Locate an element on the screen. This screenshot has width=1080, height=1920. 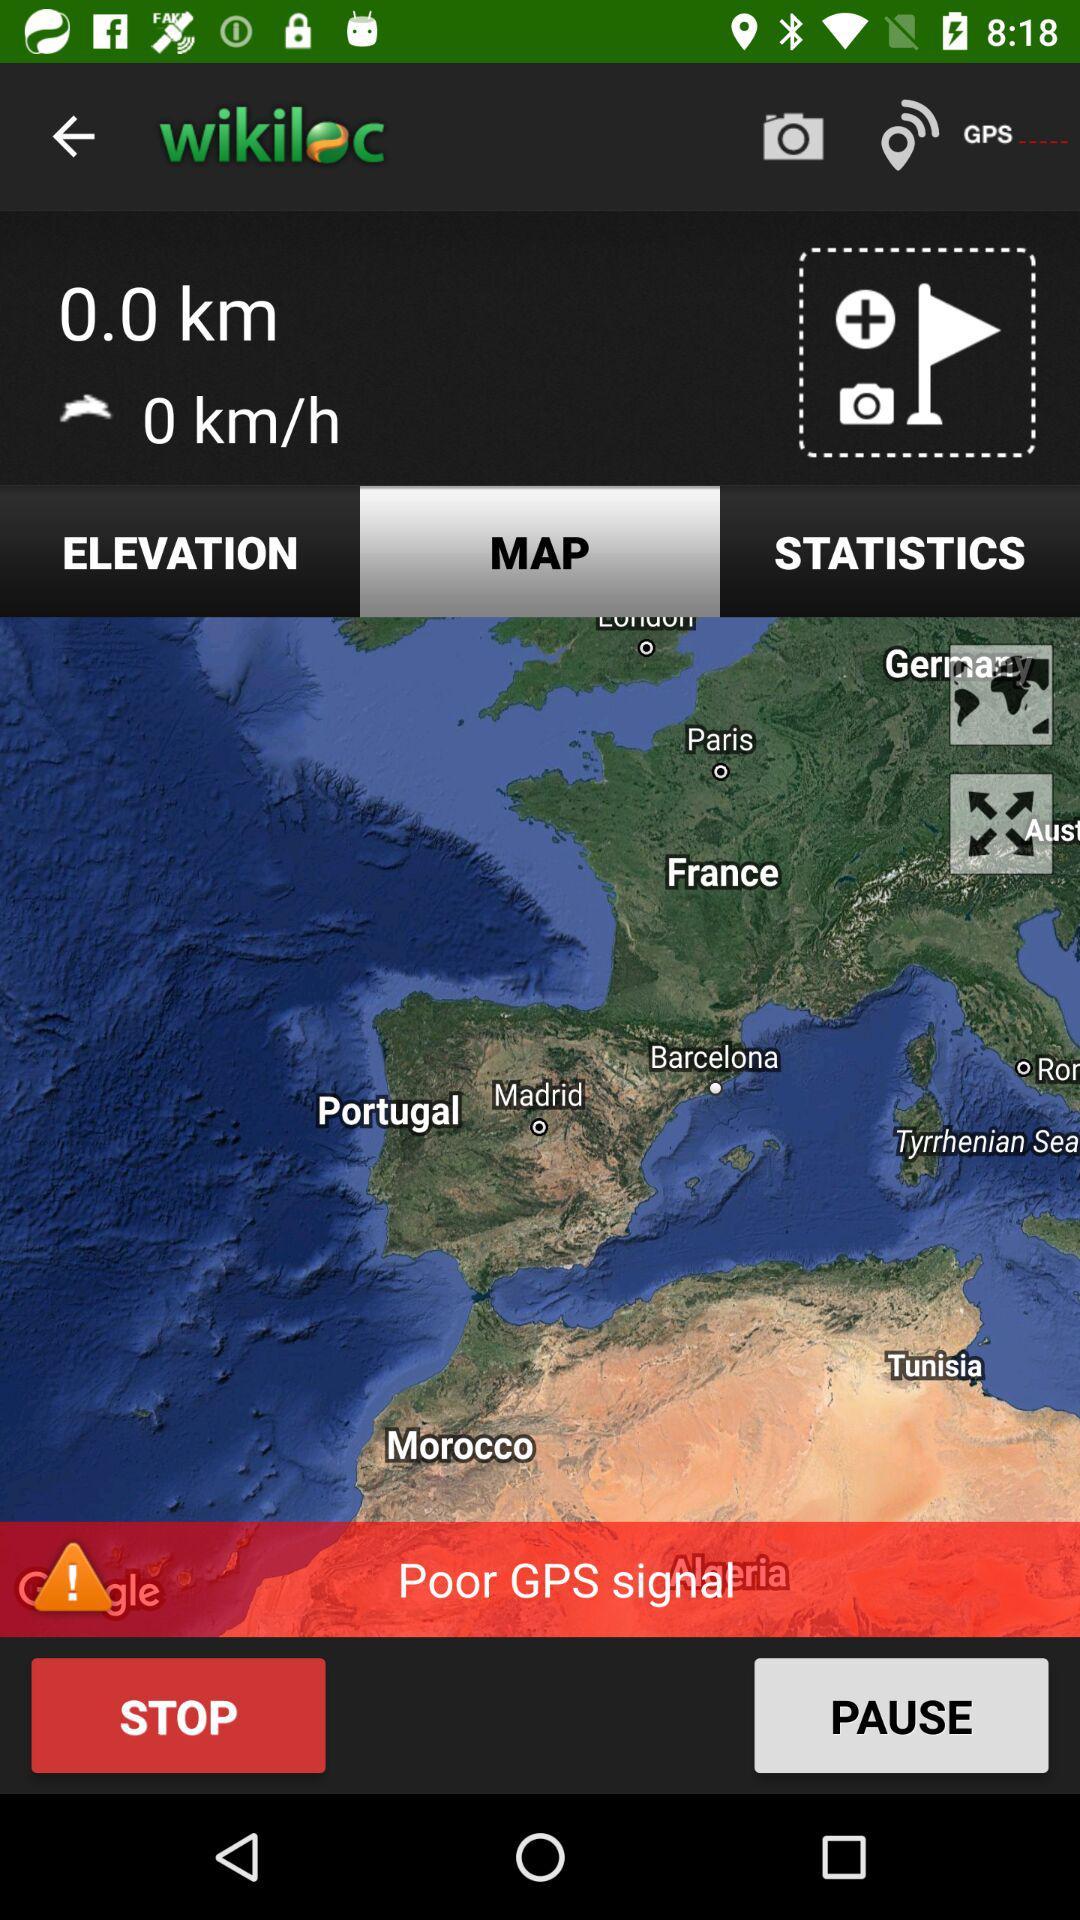
the stop icon is located at coordinates (177, 1714).